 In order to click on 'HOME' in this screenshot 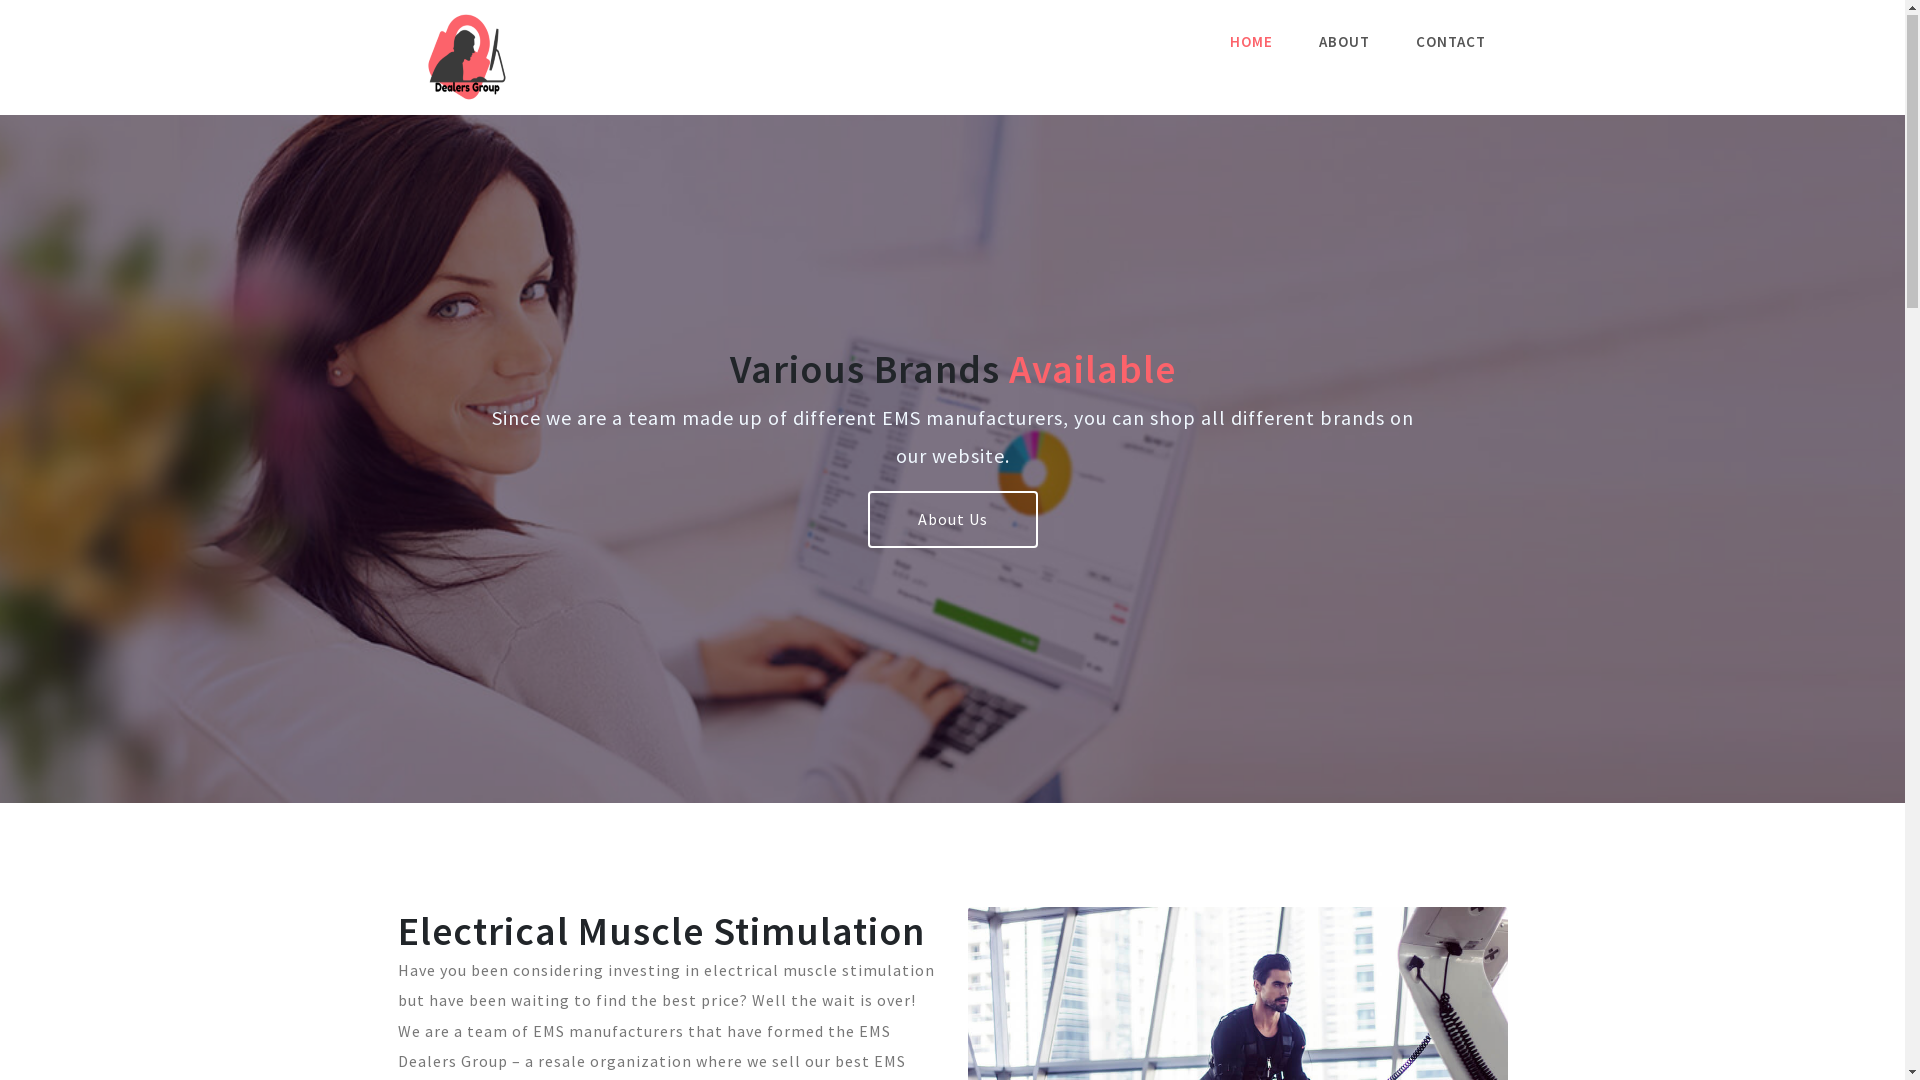, I will do `click(1214, 42)`.